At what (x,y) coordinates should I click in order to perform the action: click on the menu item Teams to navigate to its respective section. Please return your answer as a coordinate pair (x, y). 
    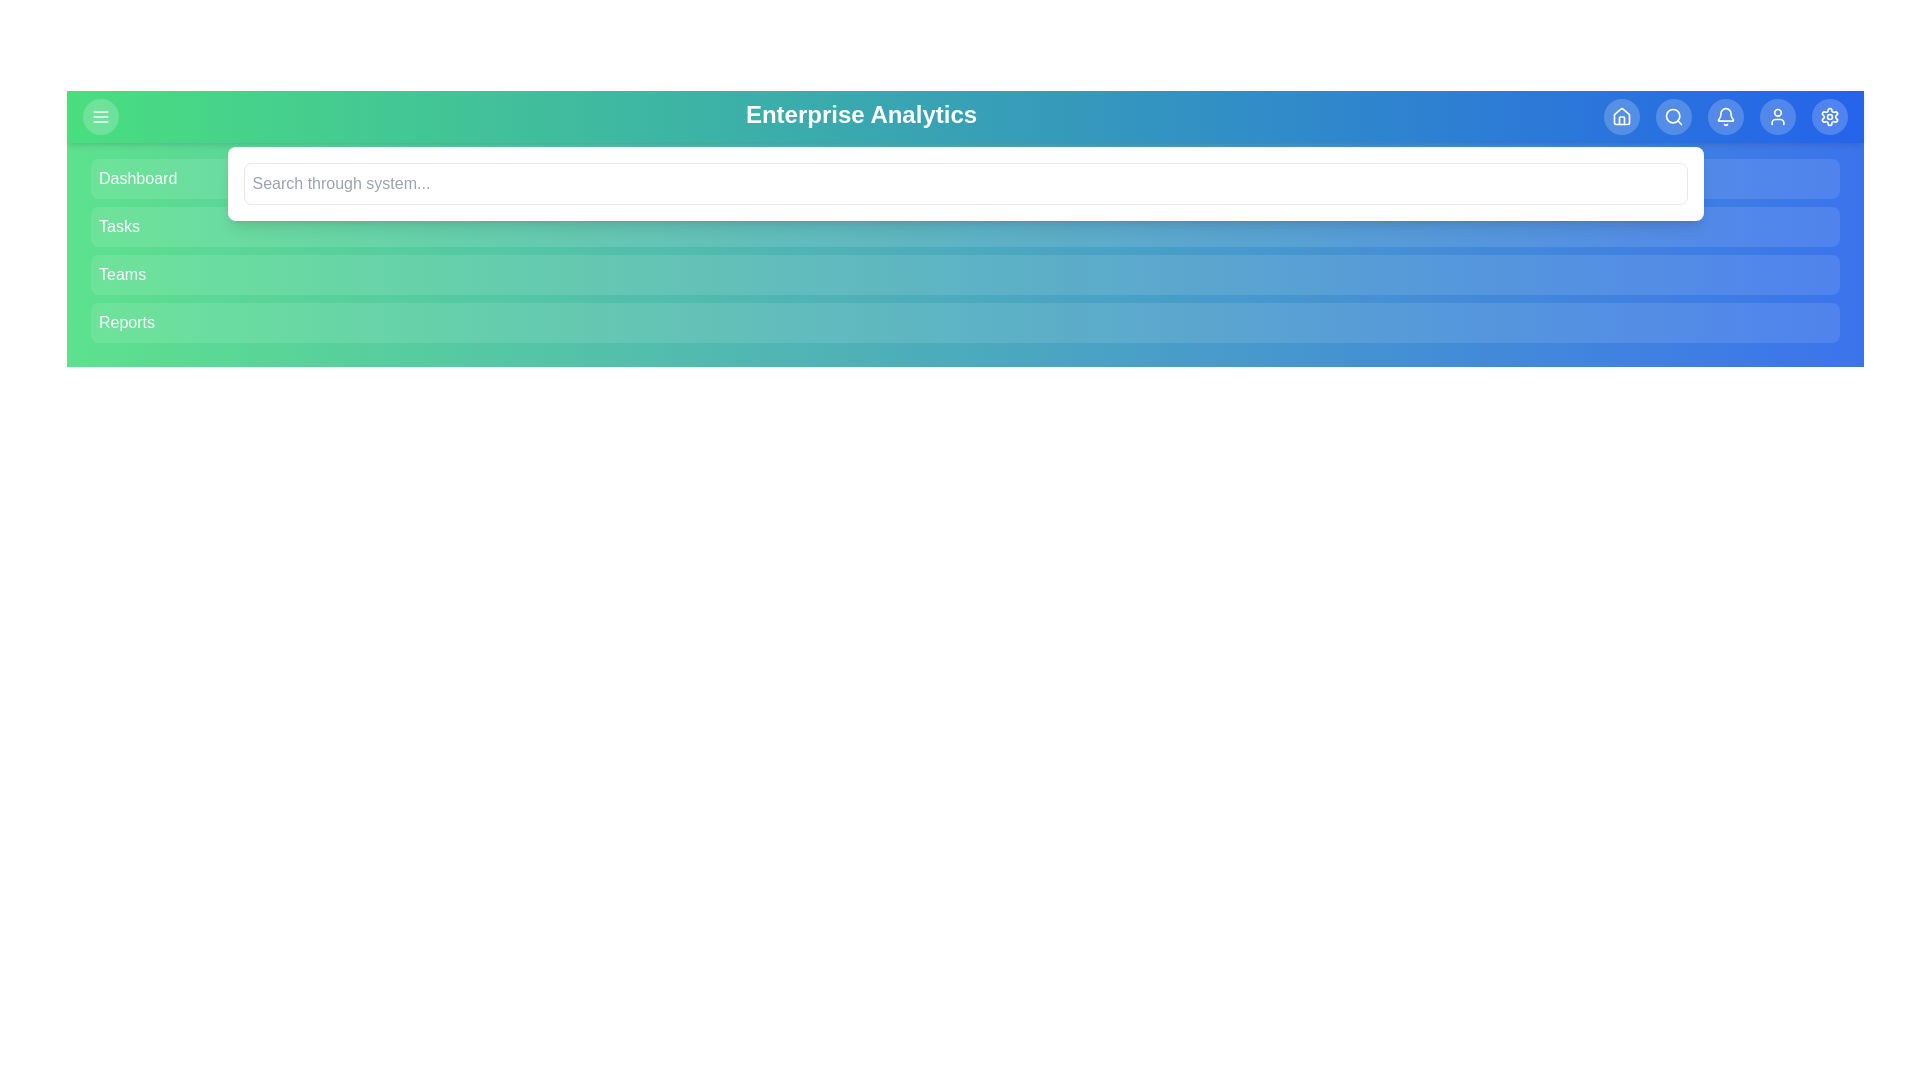
    Looking at the image, I should click on (965, 274).